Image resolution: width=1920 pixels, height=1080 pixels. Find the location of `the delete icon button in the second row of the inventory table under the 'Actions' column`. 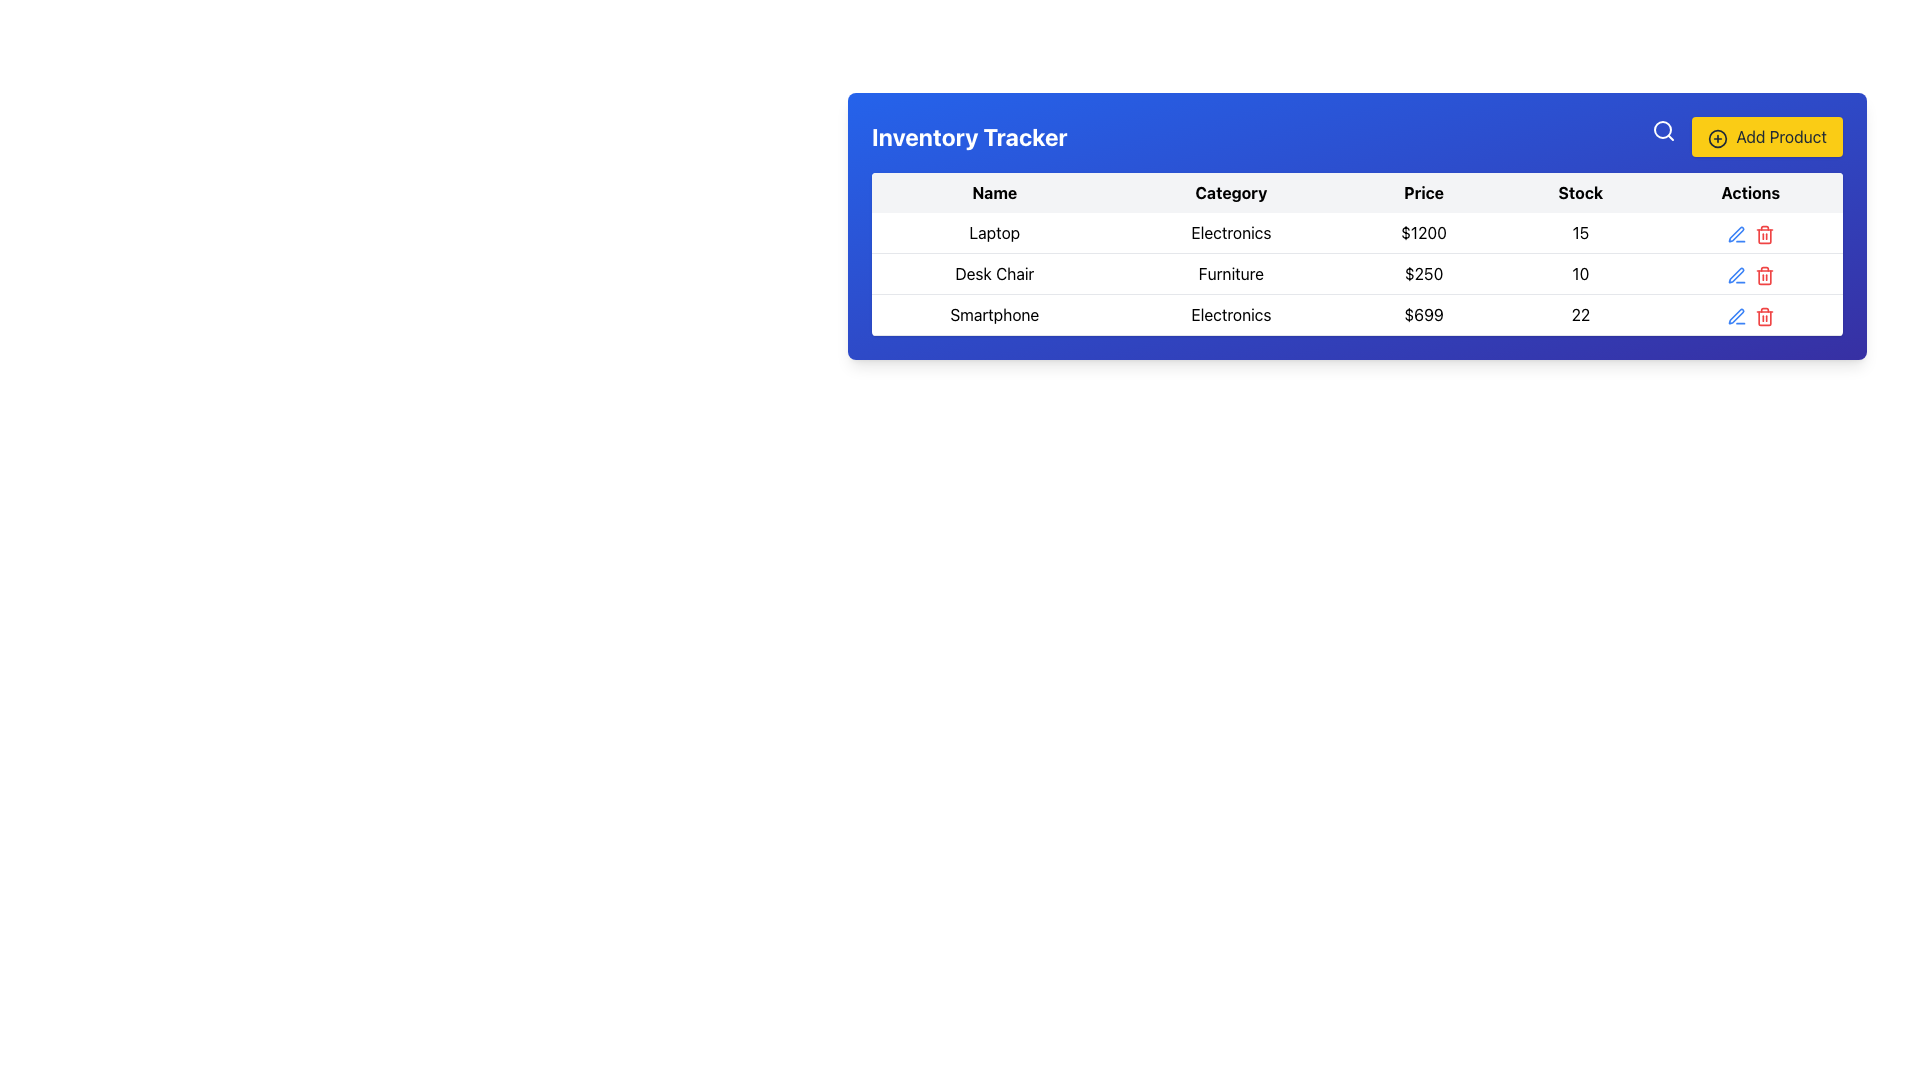

the delete icon button in the second row of the inventory table under the 'Actions' column is located at coordinates (1764, 275).